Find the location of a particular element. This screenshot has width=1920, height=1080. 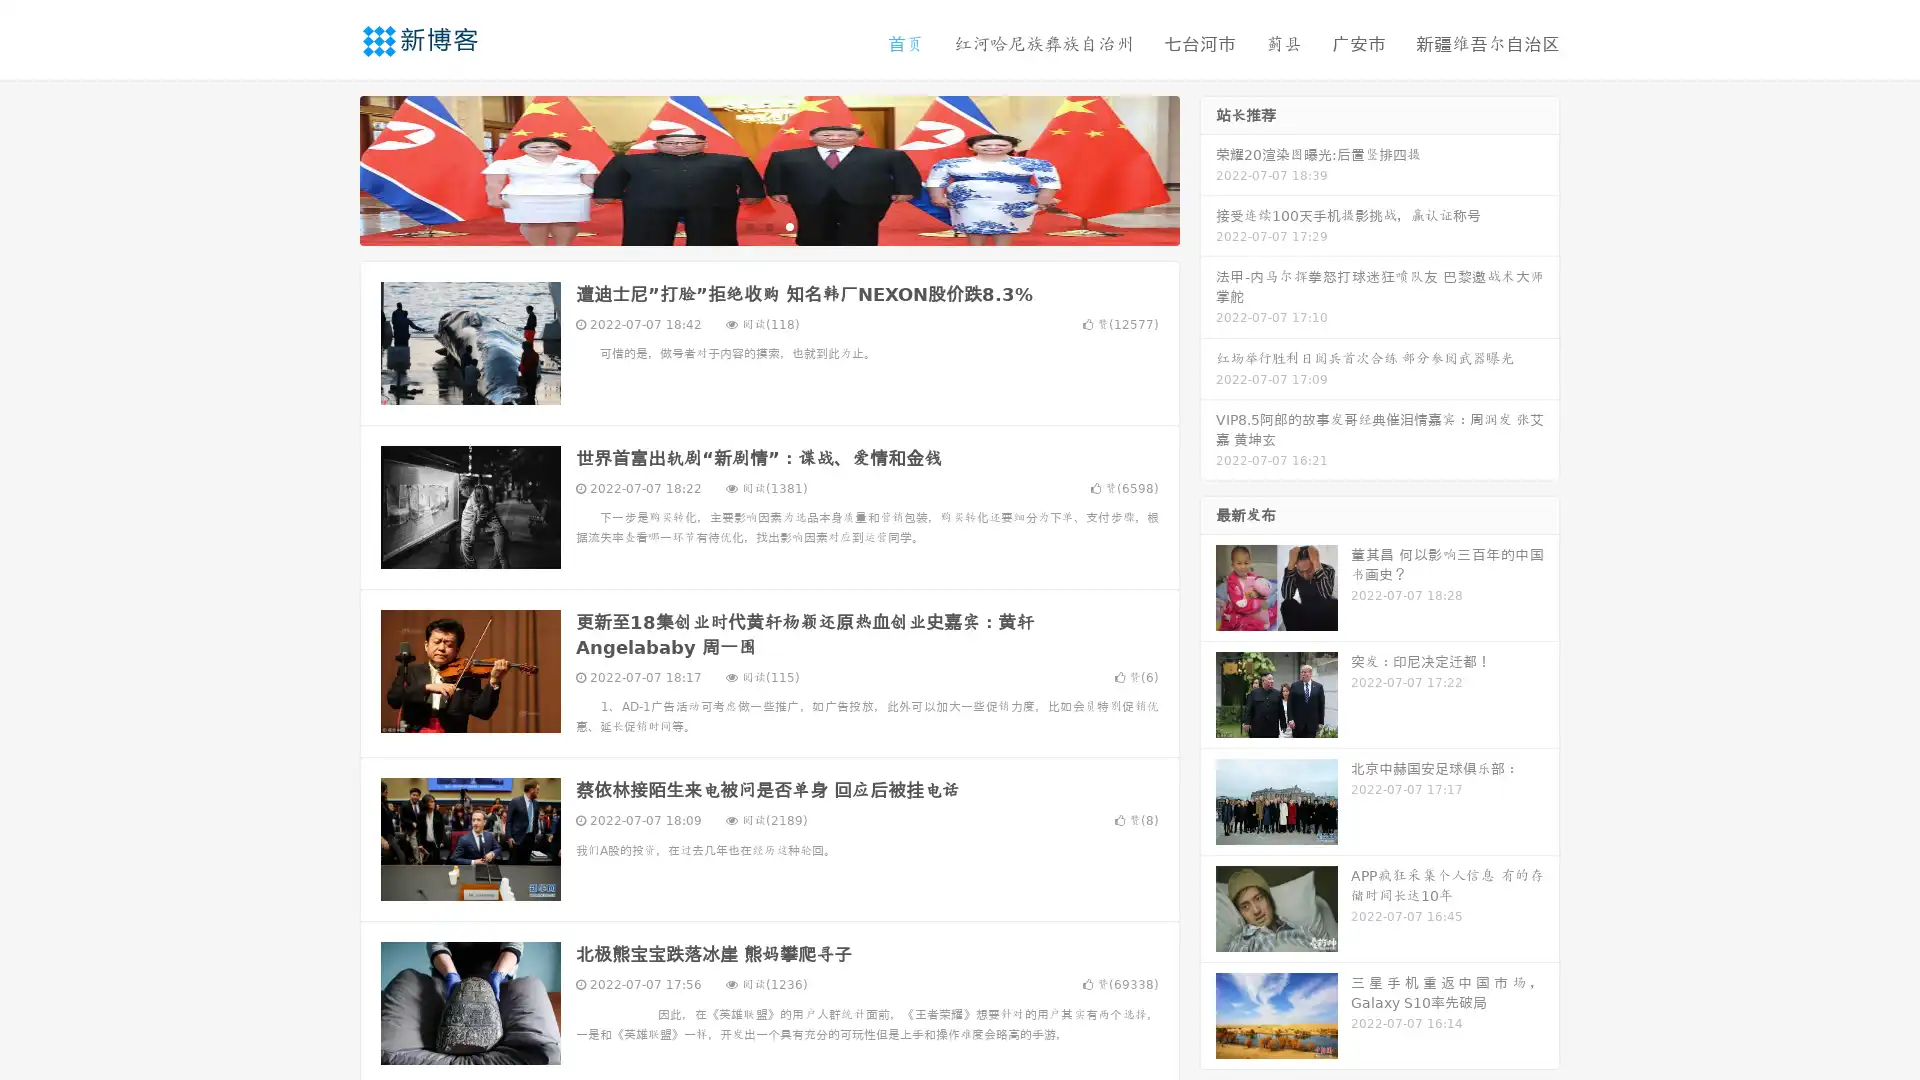

Go to slide 3 is located at coordinates (789, 225).